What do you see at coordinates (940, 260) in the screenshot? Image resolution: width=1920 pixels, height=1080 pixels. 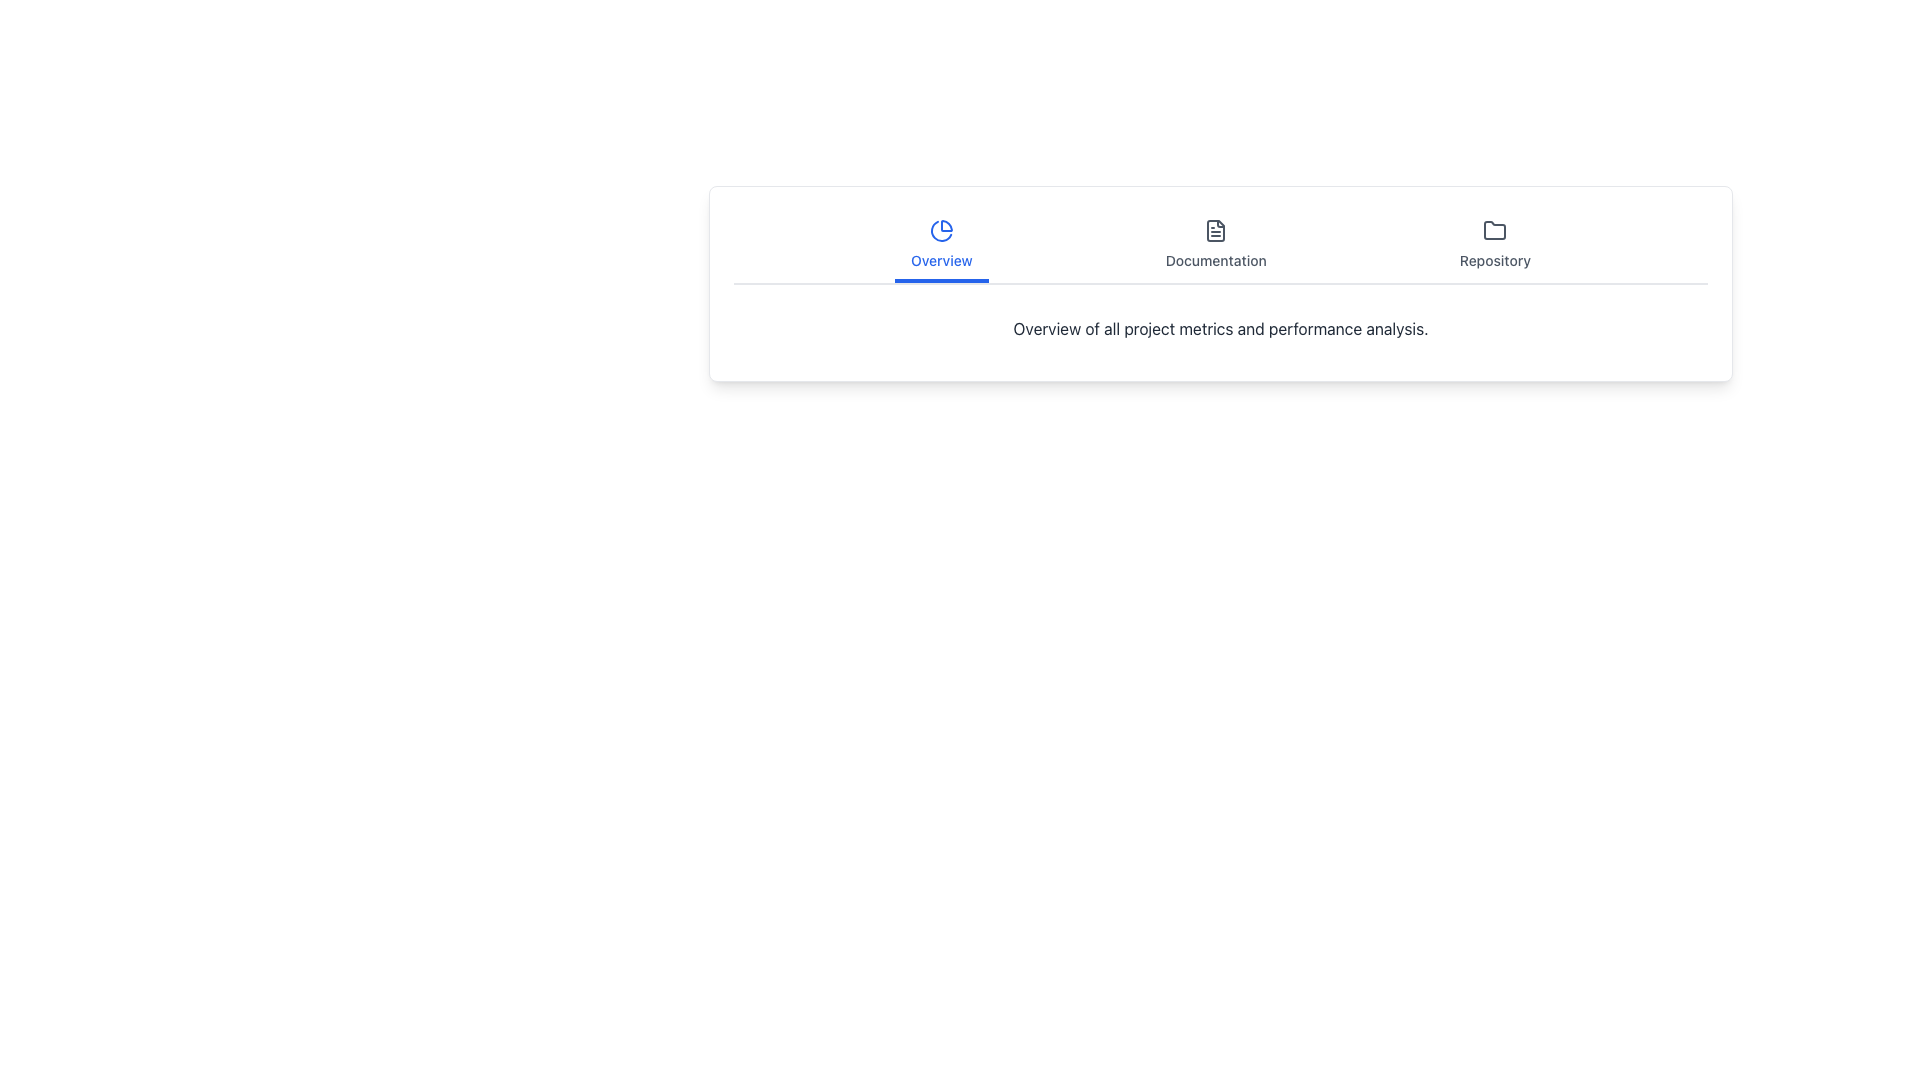 I see `the 'Overview' tab label, which is positioned centrally below the pie chart icon in the tab navigation layout` at bounding box center [940, 260].